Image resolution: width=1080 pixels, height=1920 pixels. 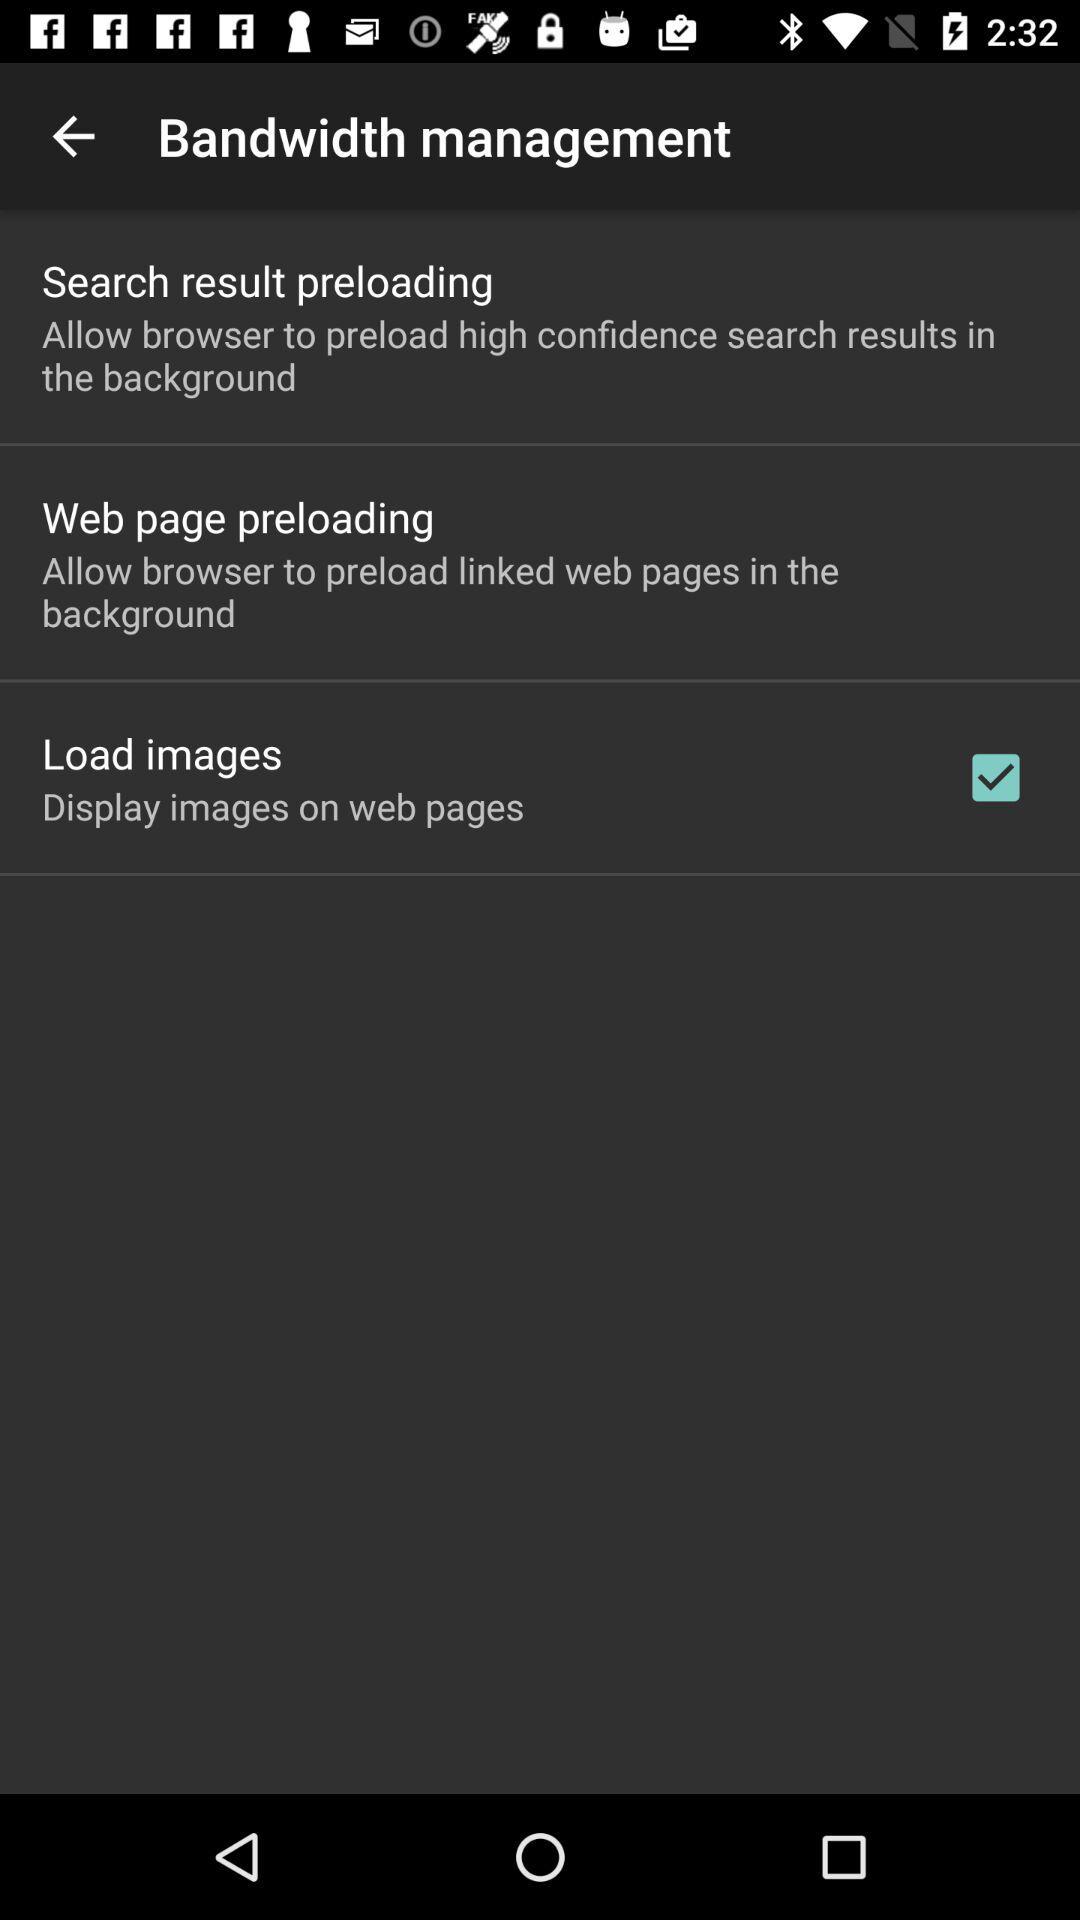 What do you see at coordinates (283, 806) in the screenshot?
I see `display images on icon` at bounding box center [283, 806].